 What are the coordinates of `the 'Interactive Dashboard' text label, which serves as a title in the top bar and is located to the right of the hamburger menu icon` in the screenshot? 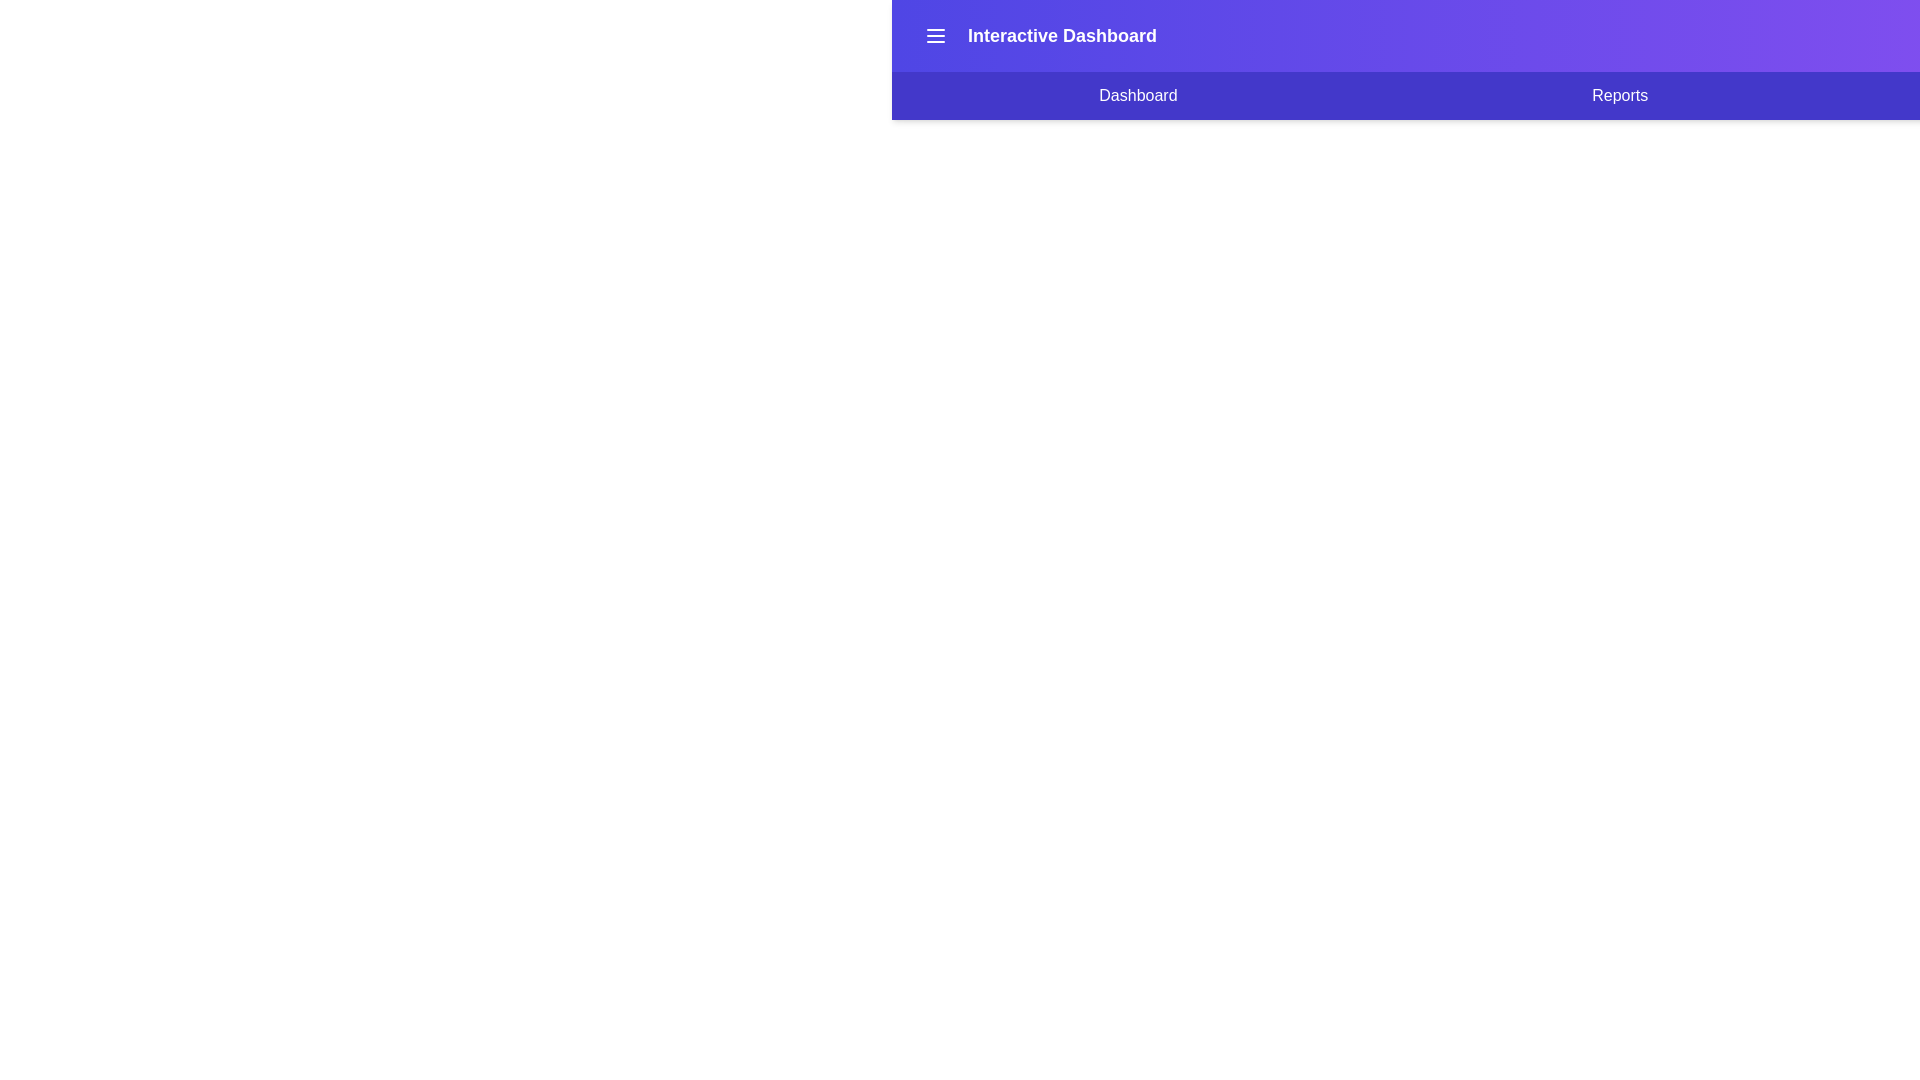 It's located at (1036, 35).